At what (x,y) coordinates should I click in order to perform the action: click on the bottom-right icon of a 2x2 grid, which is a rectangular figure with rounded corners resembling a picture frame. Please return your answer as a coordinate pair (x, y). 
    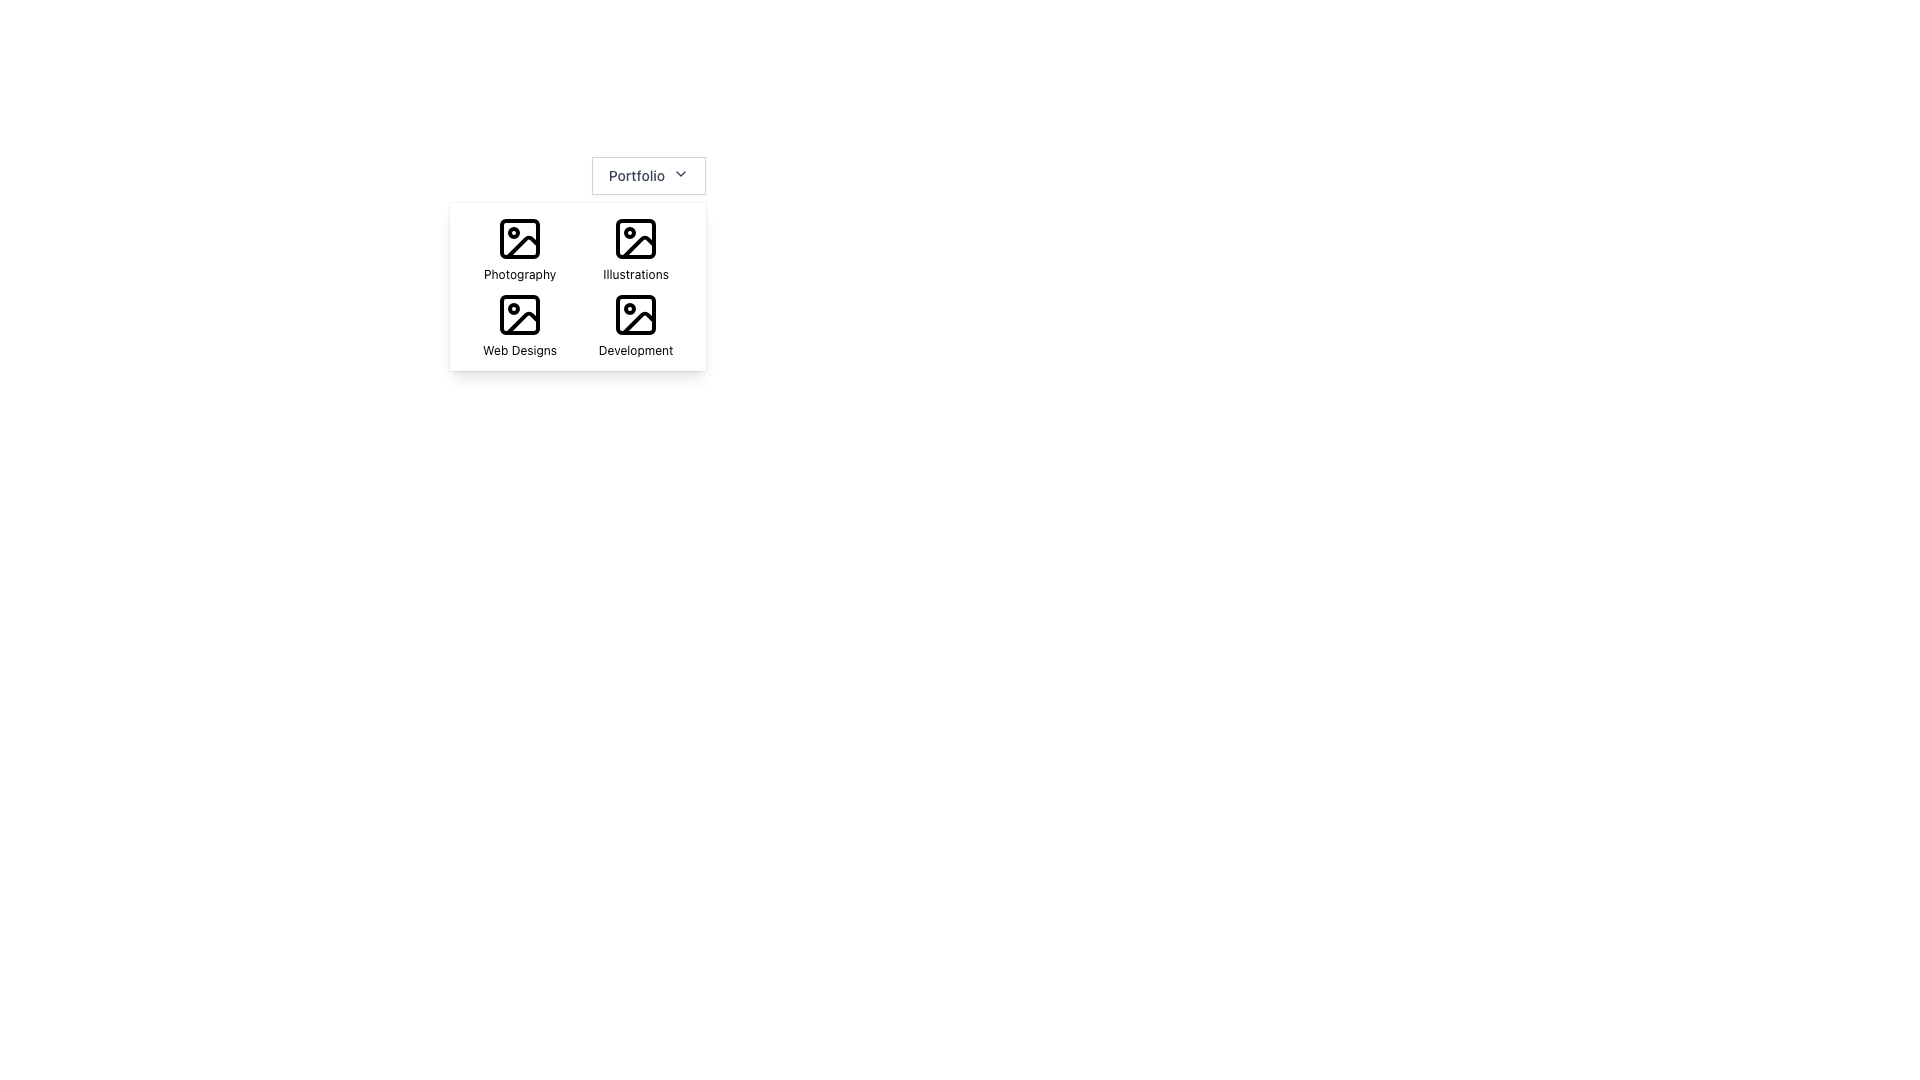
    Looking at the image, I should click on (635, 315).